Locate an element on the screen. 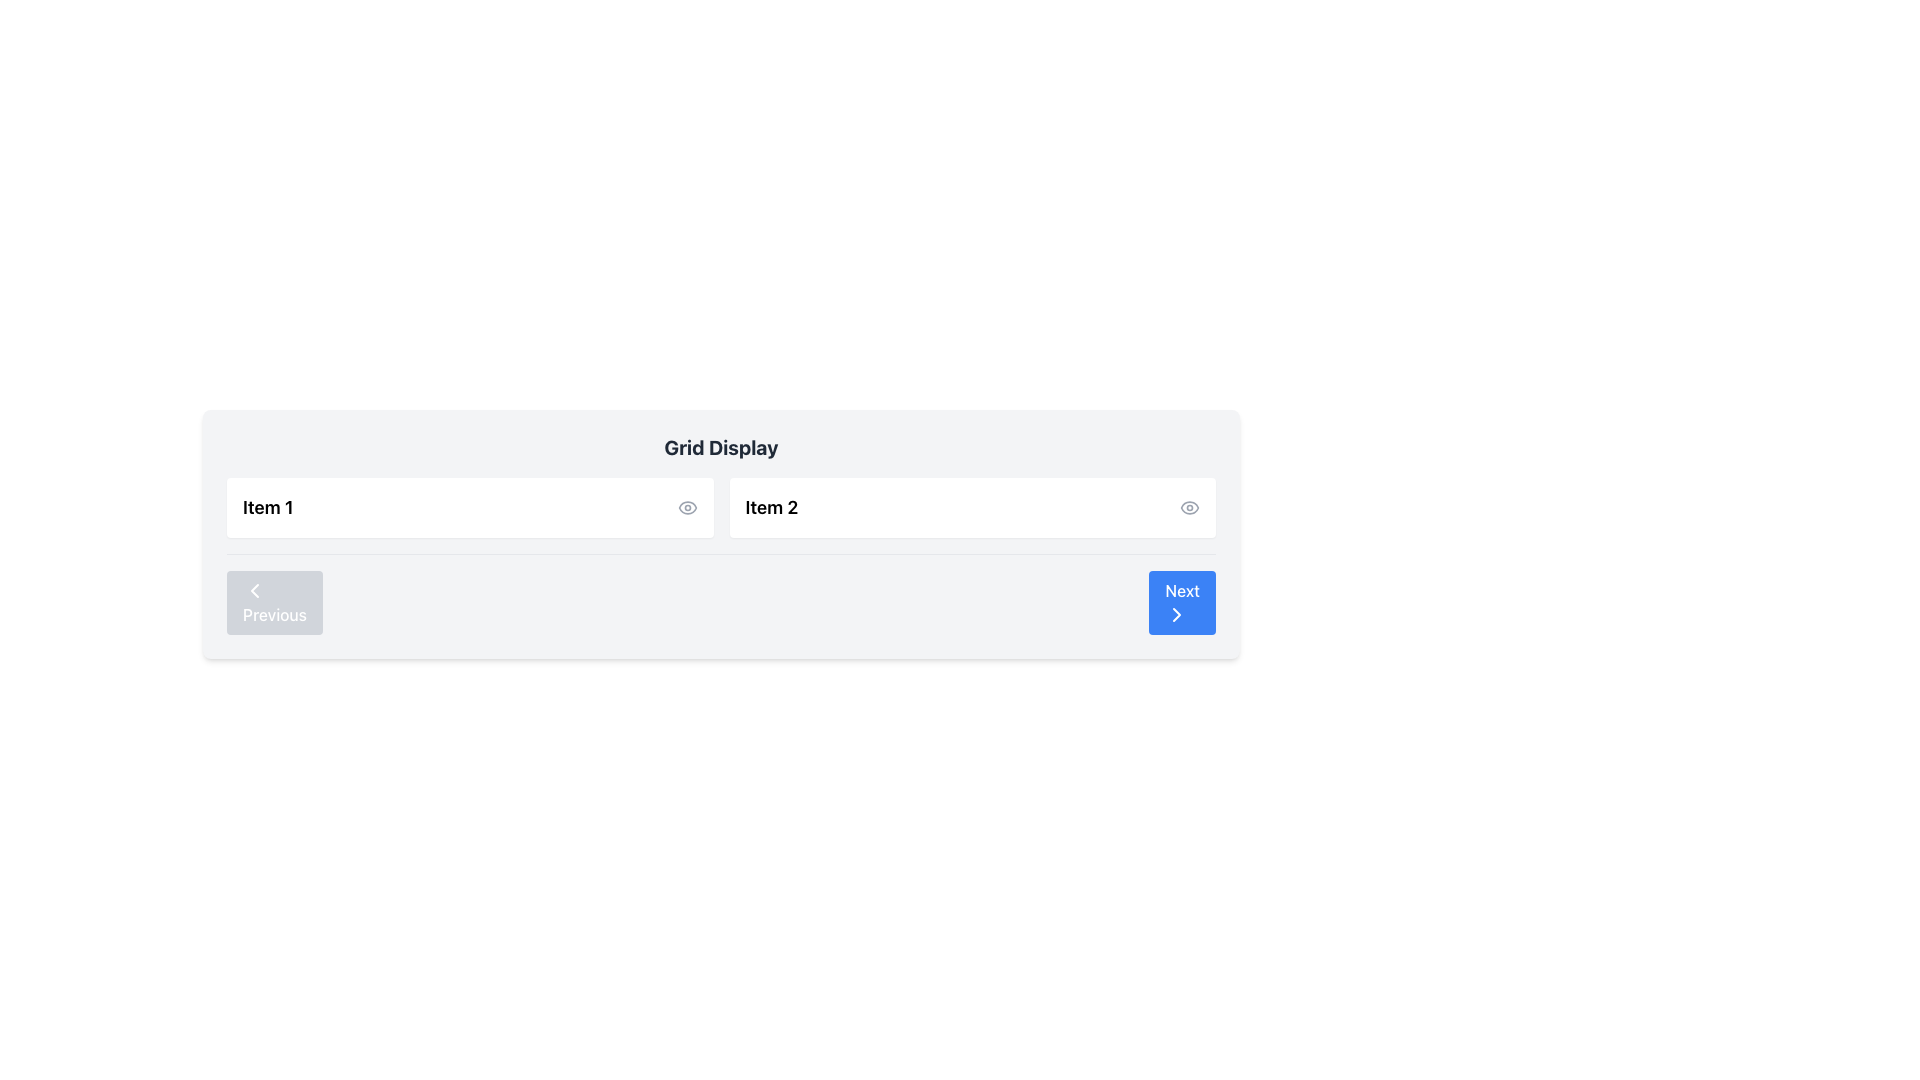 Image resolution: width=1920 pixels, height=1080 pixels. the blue 'Next' button with white text and a right-pointing arrow at the bottom-right corner of the navigation area is located at coordinates (1182, 601).